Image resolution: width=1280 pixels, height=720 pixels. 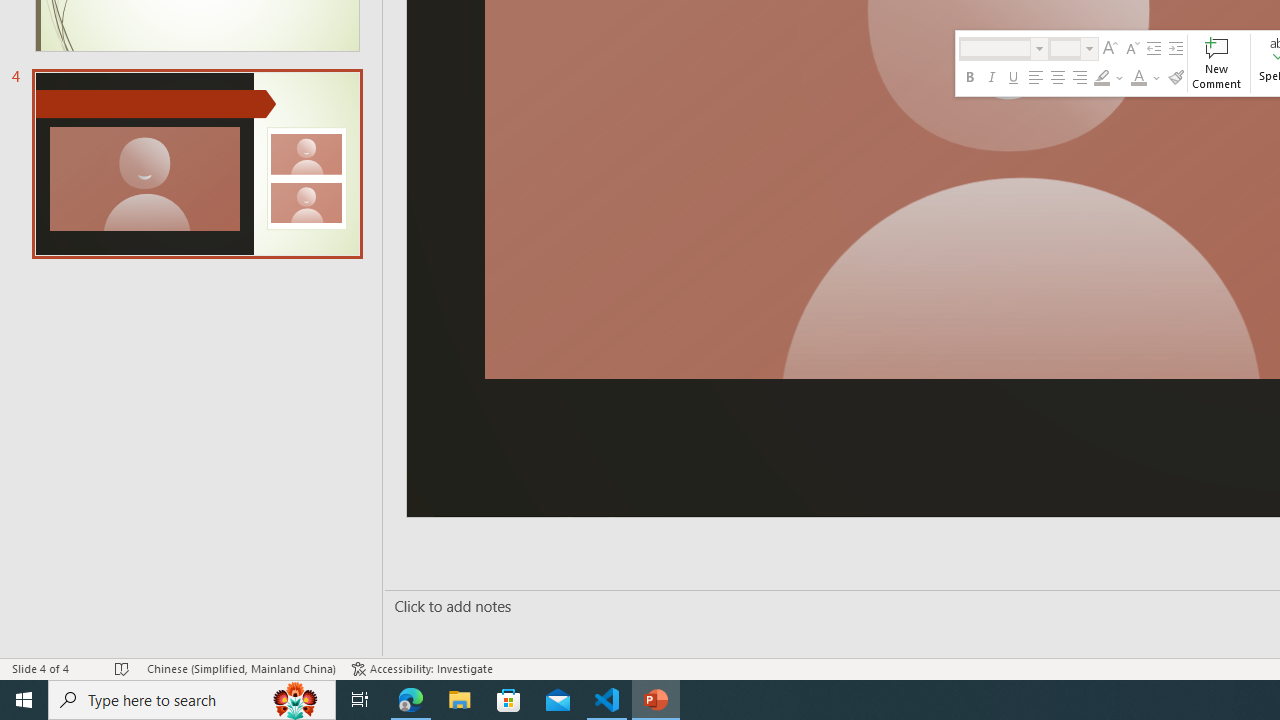 I want to click on 'Italic', so click(x=992, y=77).